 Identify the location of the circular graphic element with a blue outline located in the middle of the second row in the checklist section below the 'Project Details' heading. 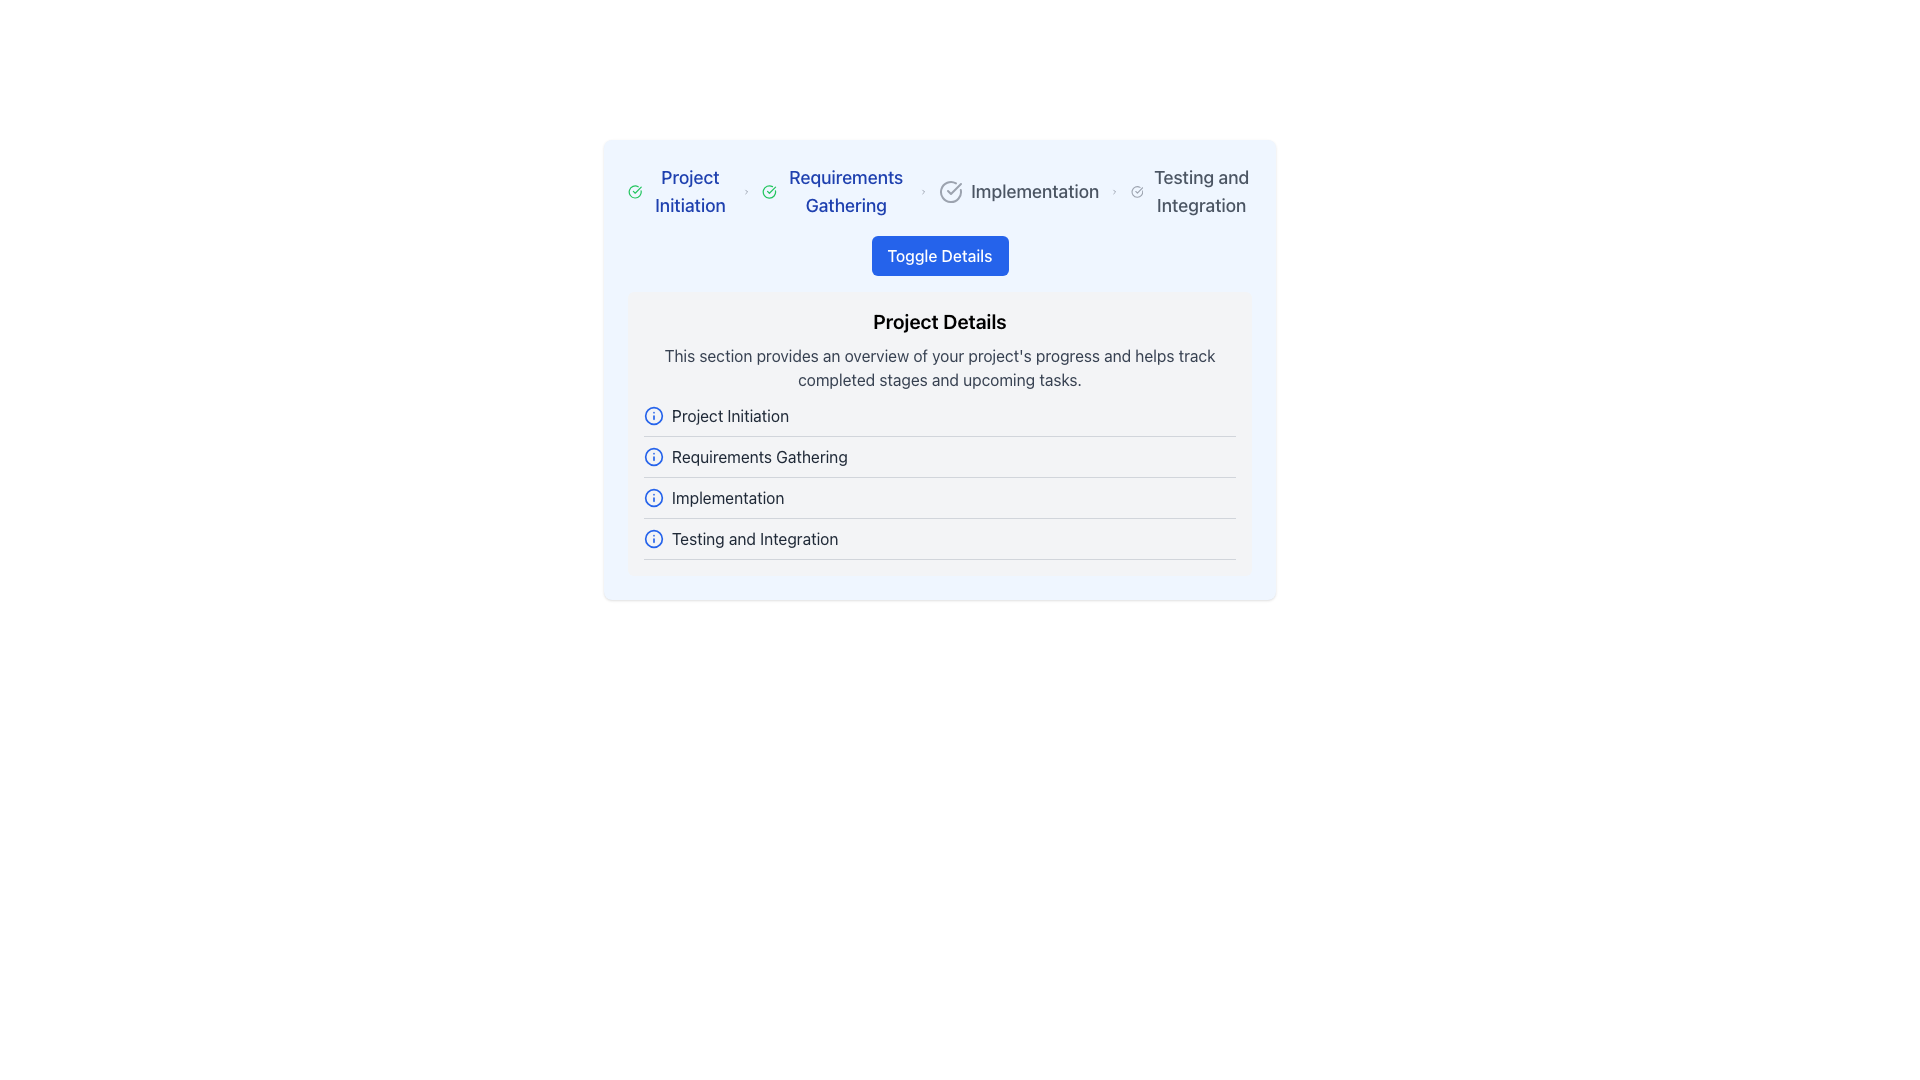
(653, 456).